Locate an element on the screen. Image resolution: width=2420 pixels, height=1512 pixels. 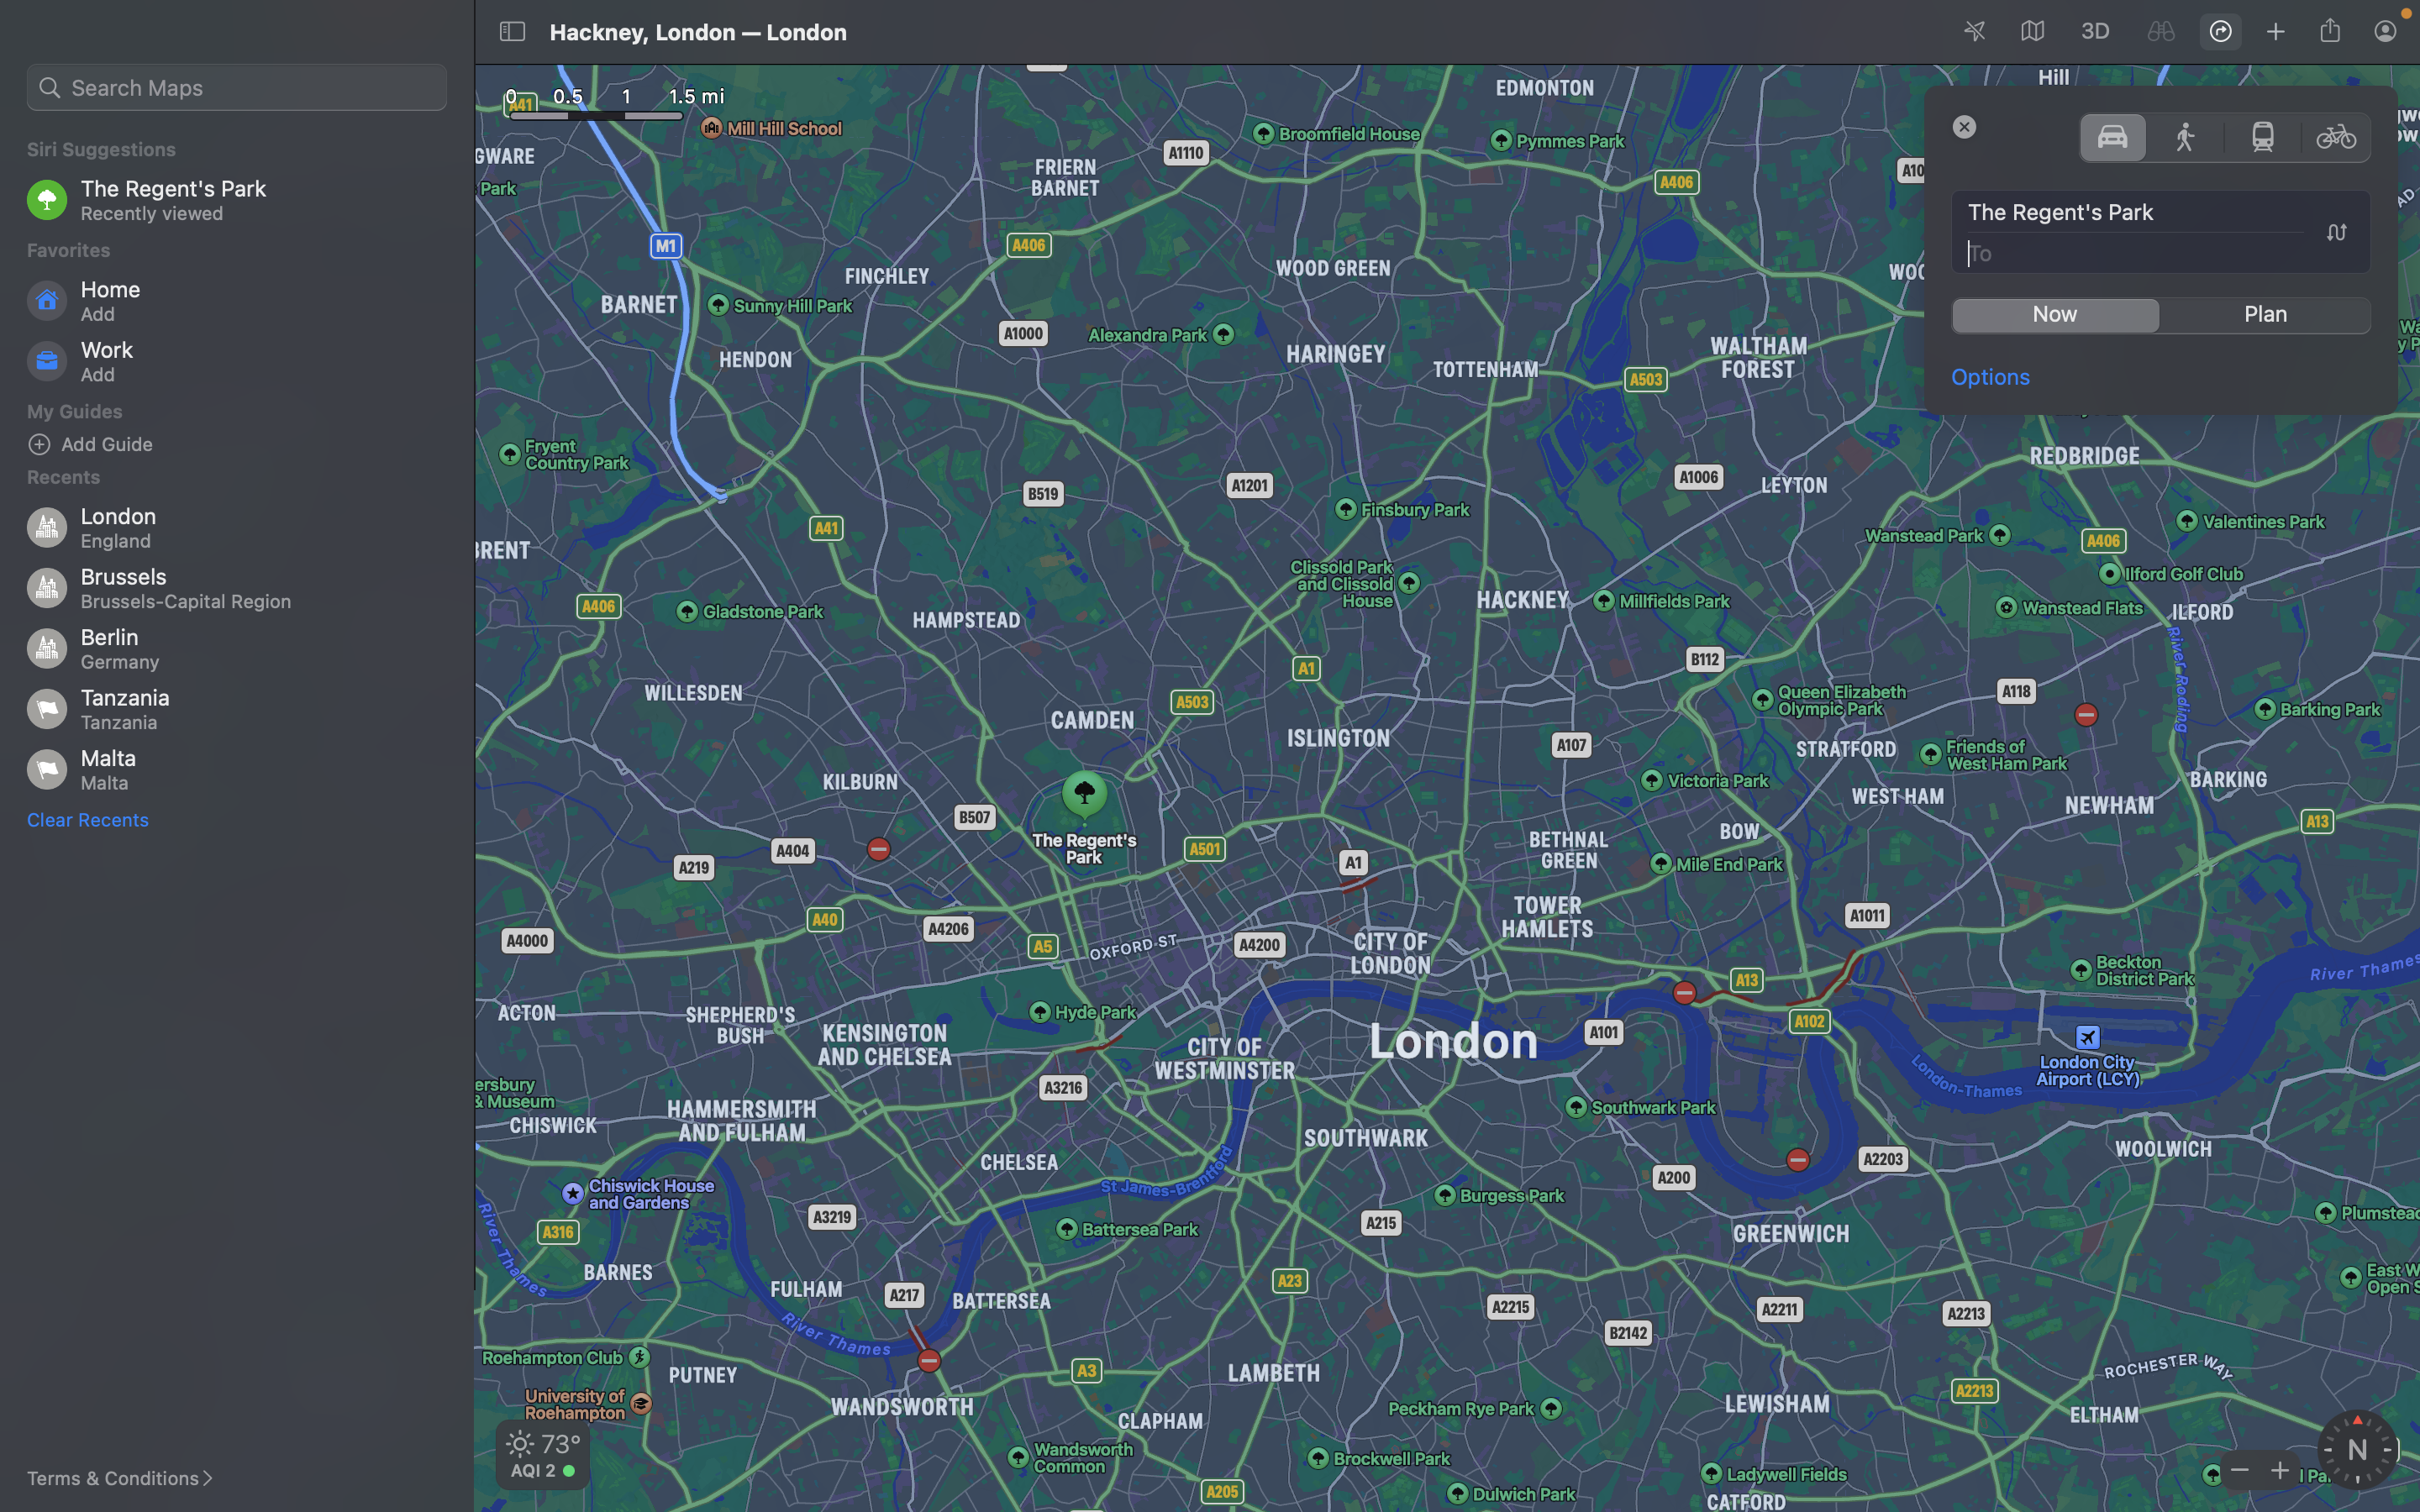
the destination as London is located at coordinates (2162, 251).